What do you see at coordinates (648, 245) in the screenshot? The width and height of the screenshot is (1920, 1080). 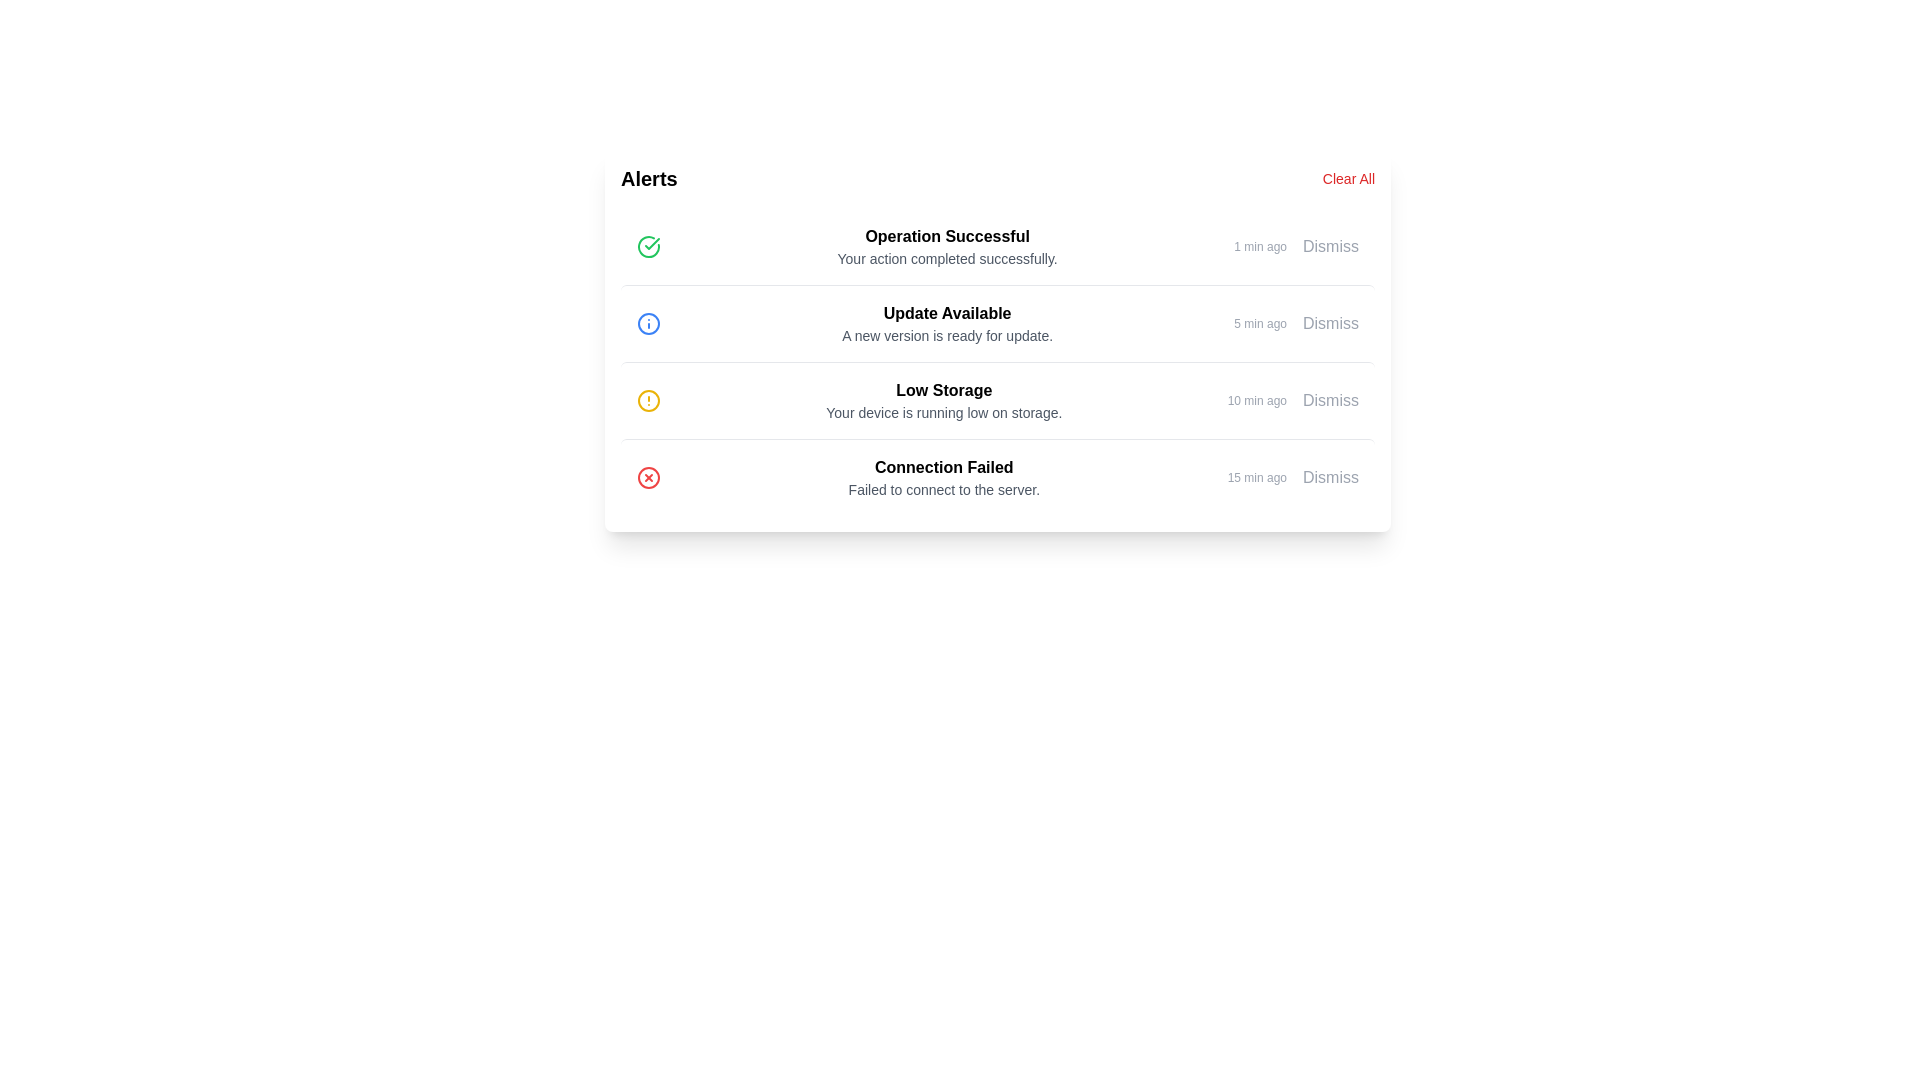 I see `the outer circular component of the icon that signifies the success of the operation, which is positioned at the top-left corner relative to the 'Operation Successful' alert text` at bounding box center [648, 245].